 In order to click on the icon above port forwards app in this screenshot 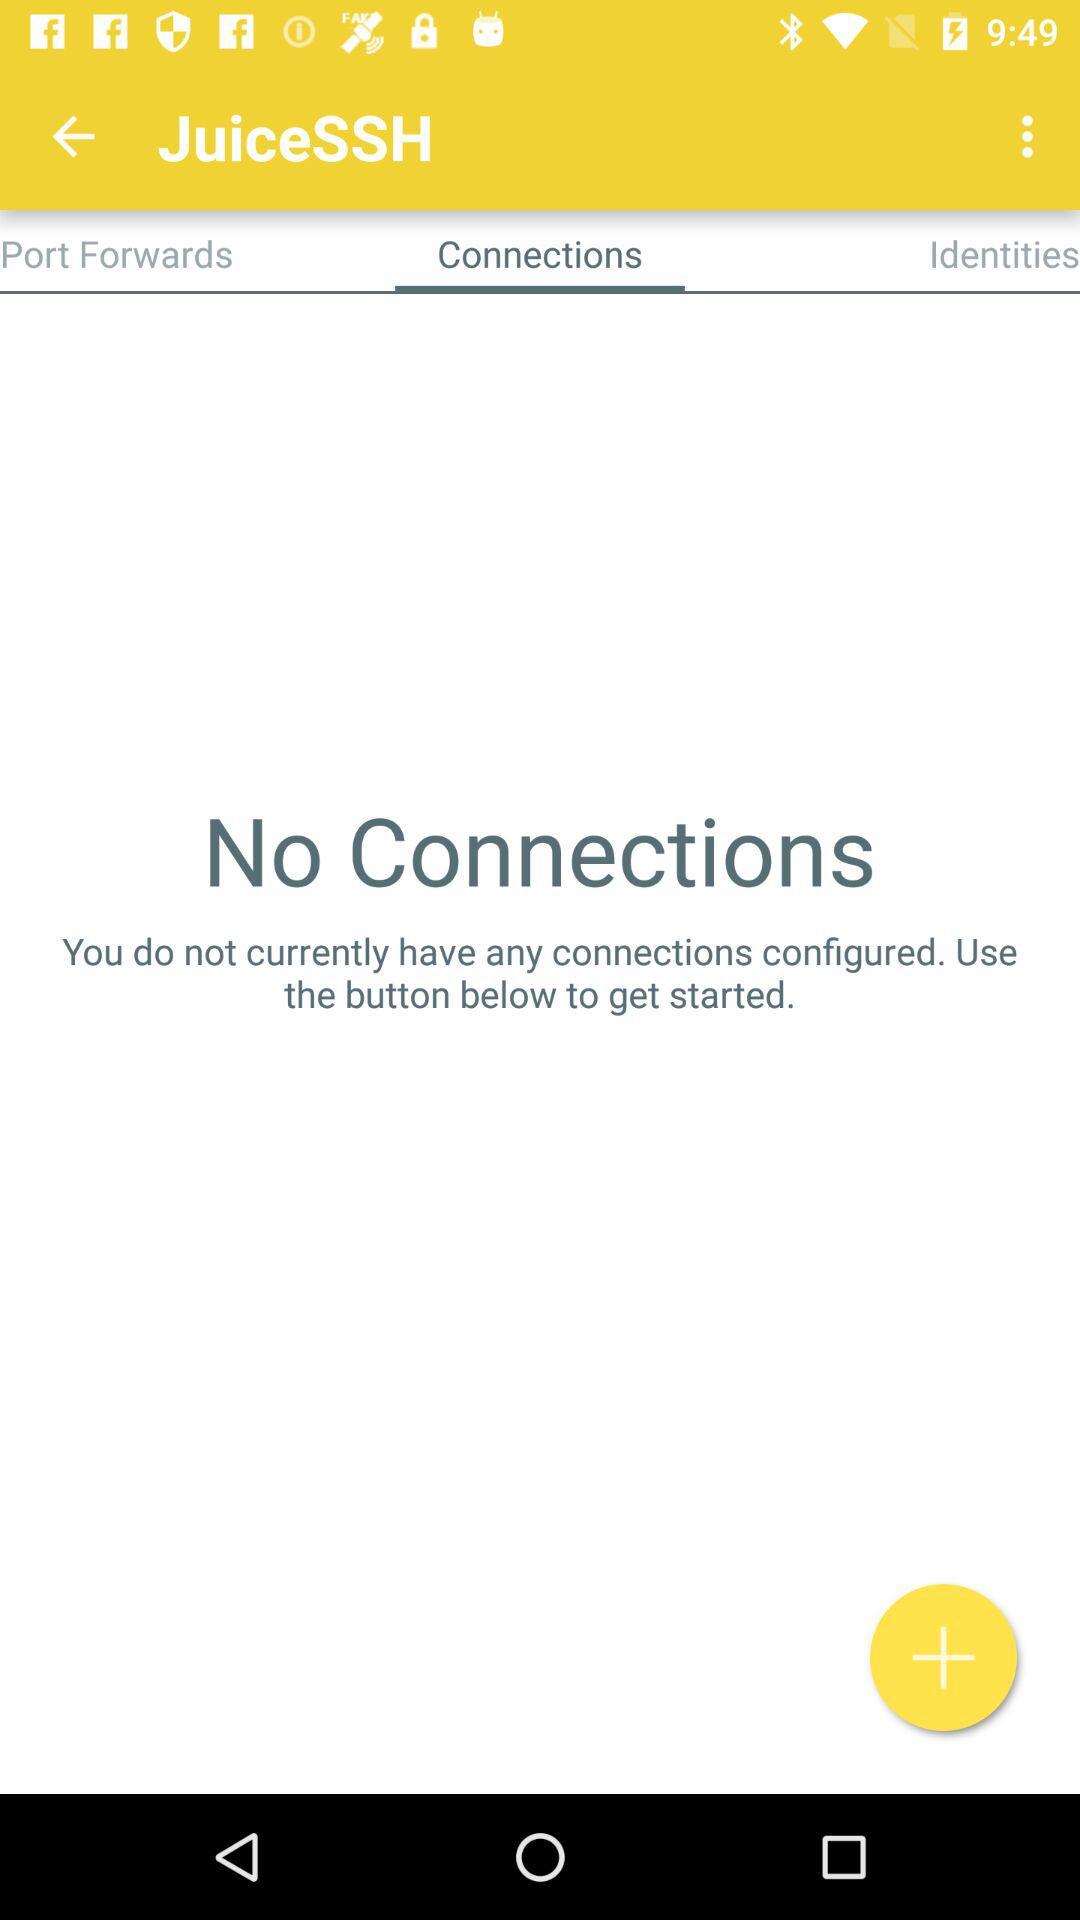, I will do `click(72, 135)`.